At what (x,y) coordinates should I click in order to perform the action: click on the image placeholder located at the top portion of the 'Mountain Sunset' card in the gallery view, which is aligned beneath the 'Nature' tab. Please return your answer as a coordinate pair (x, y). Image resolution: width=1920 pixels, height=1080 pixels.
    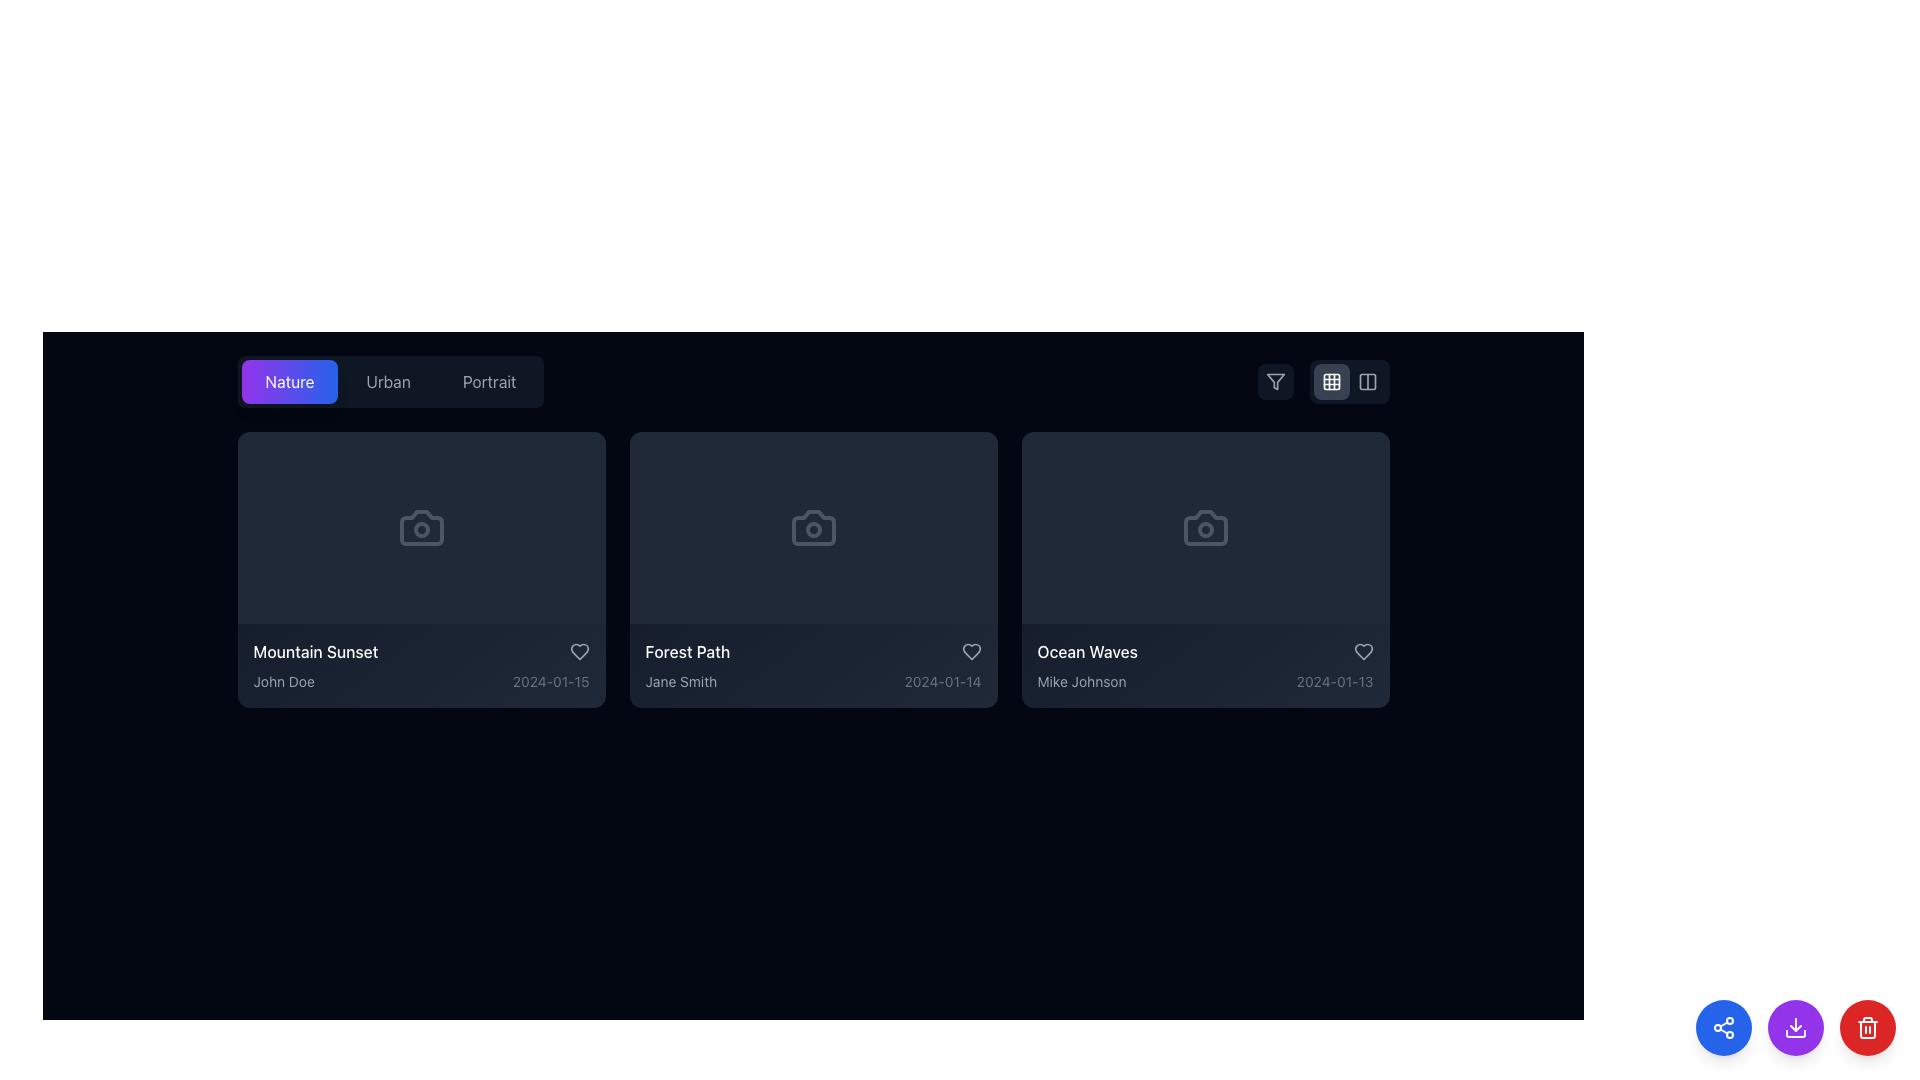
    Looking at the image, I should click on (420, 527).